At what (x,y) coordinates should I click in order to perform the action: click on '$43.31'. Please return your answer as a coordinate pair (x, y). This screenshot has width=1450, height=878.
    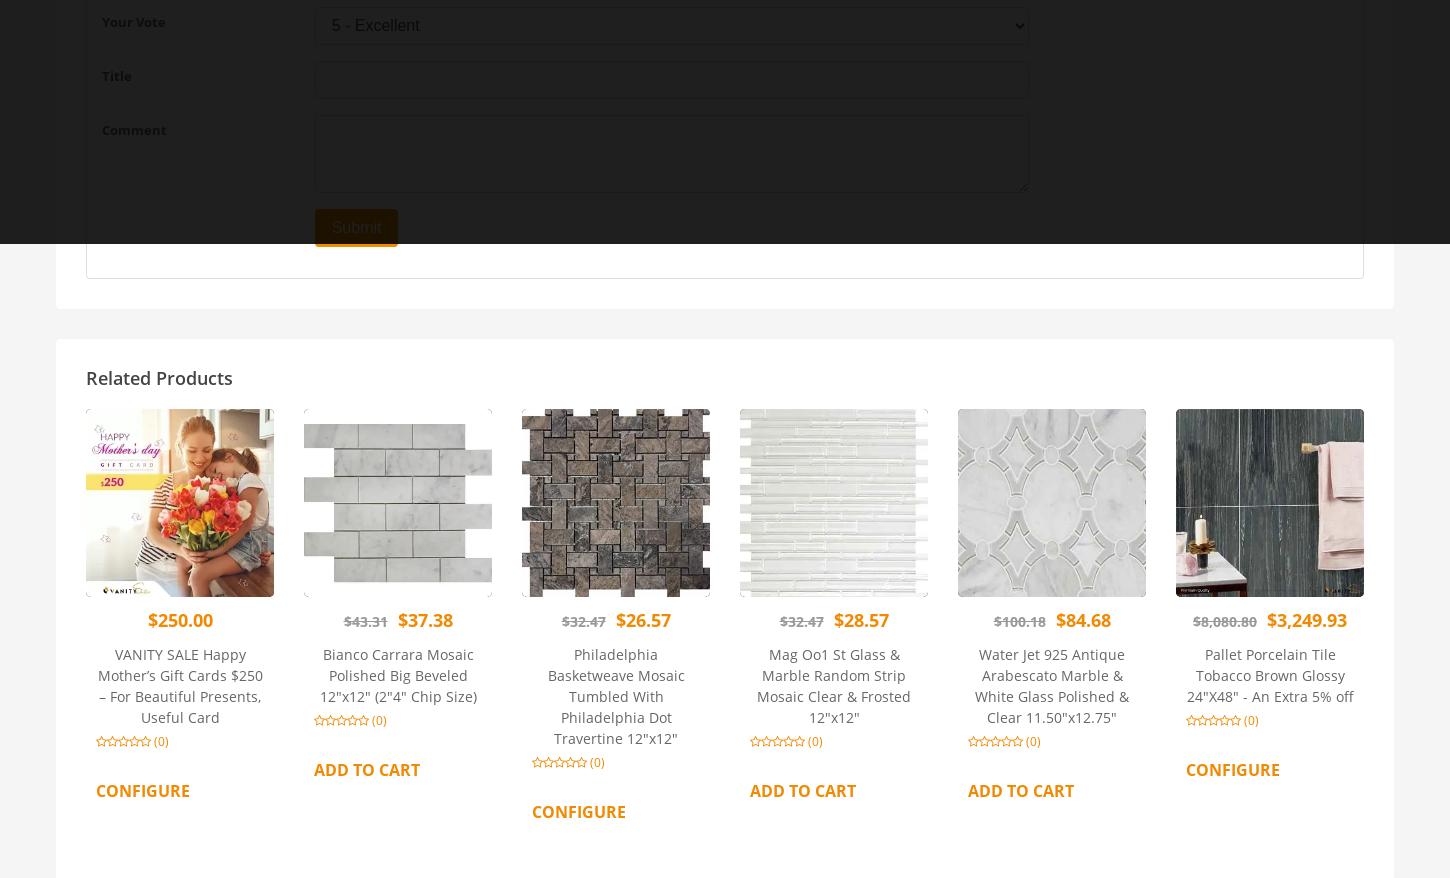
    Looking at the image, I should click on (363, 619).